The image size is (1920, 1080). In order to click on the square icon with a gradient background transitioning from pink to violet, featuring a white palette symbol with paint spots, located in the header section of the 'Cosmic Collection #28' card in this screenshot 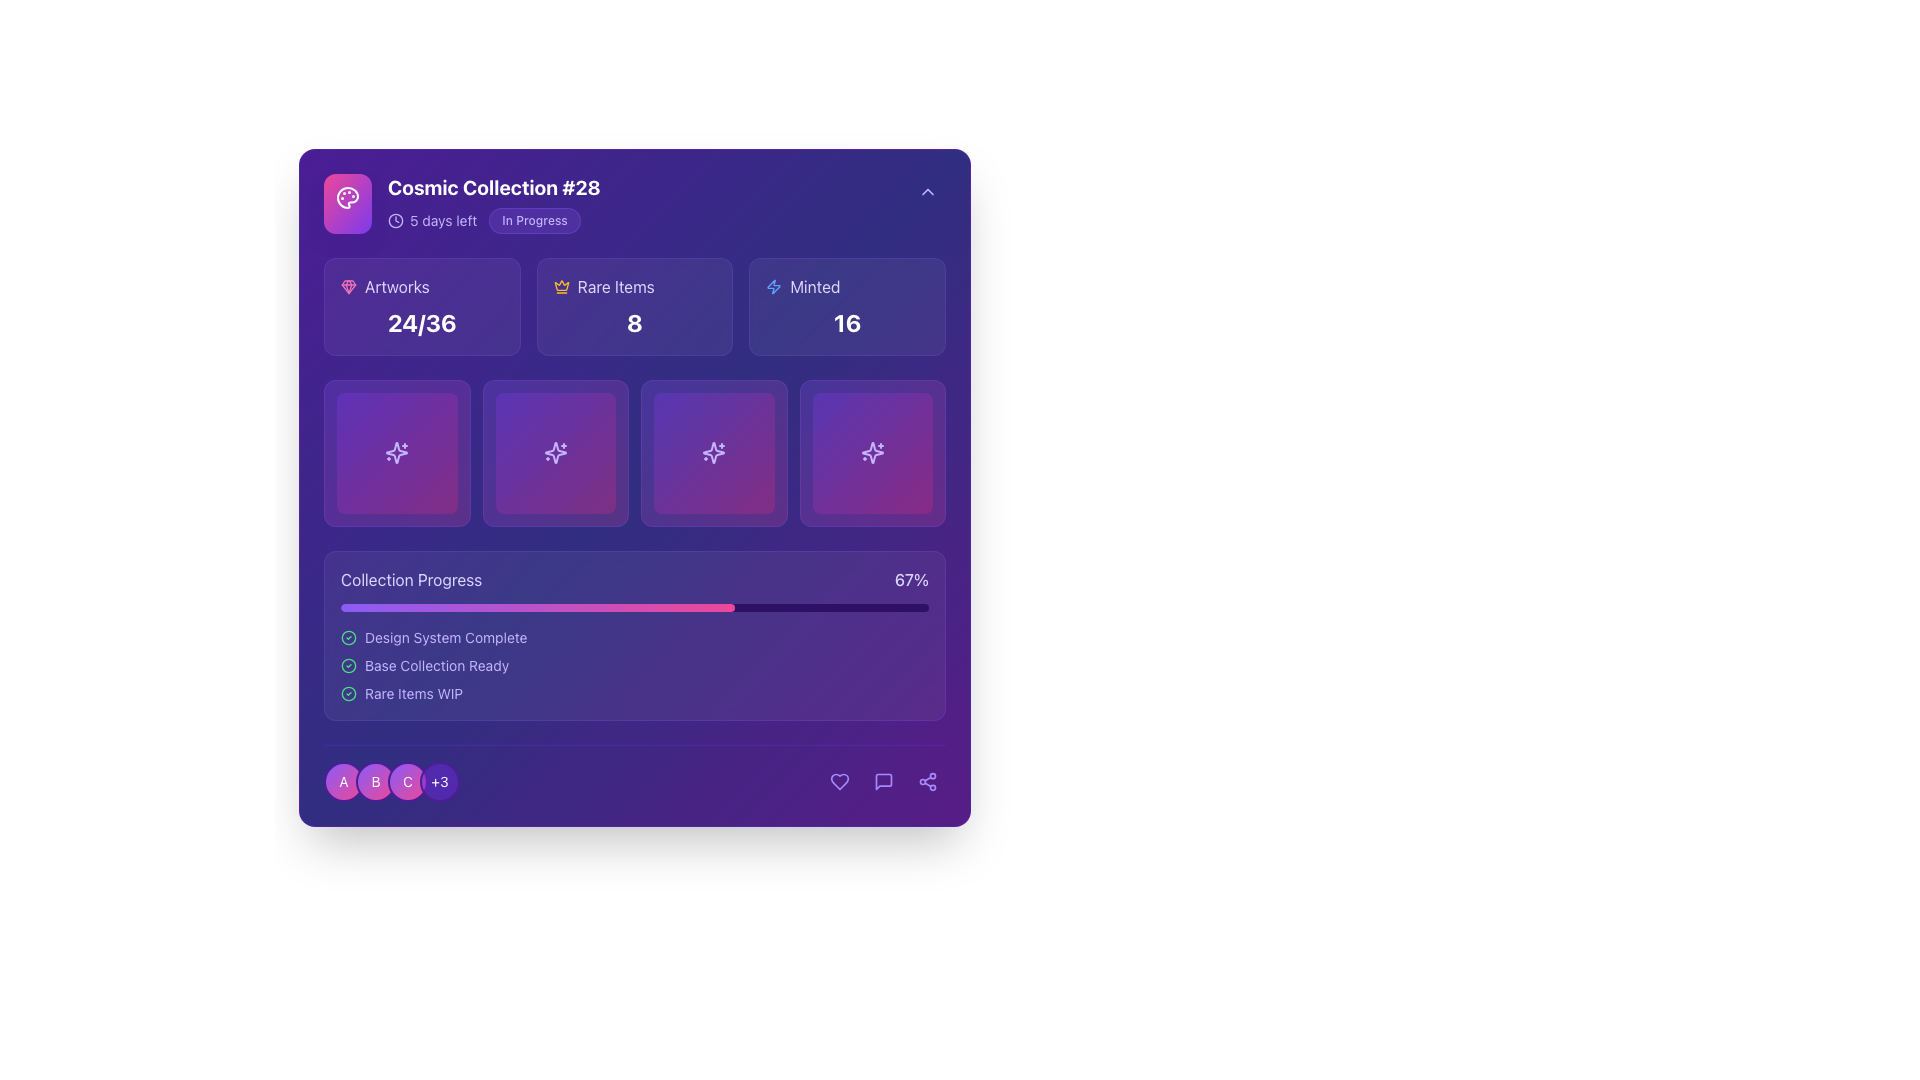, I will do `click(347, 204)`.